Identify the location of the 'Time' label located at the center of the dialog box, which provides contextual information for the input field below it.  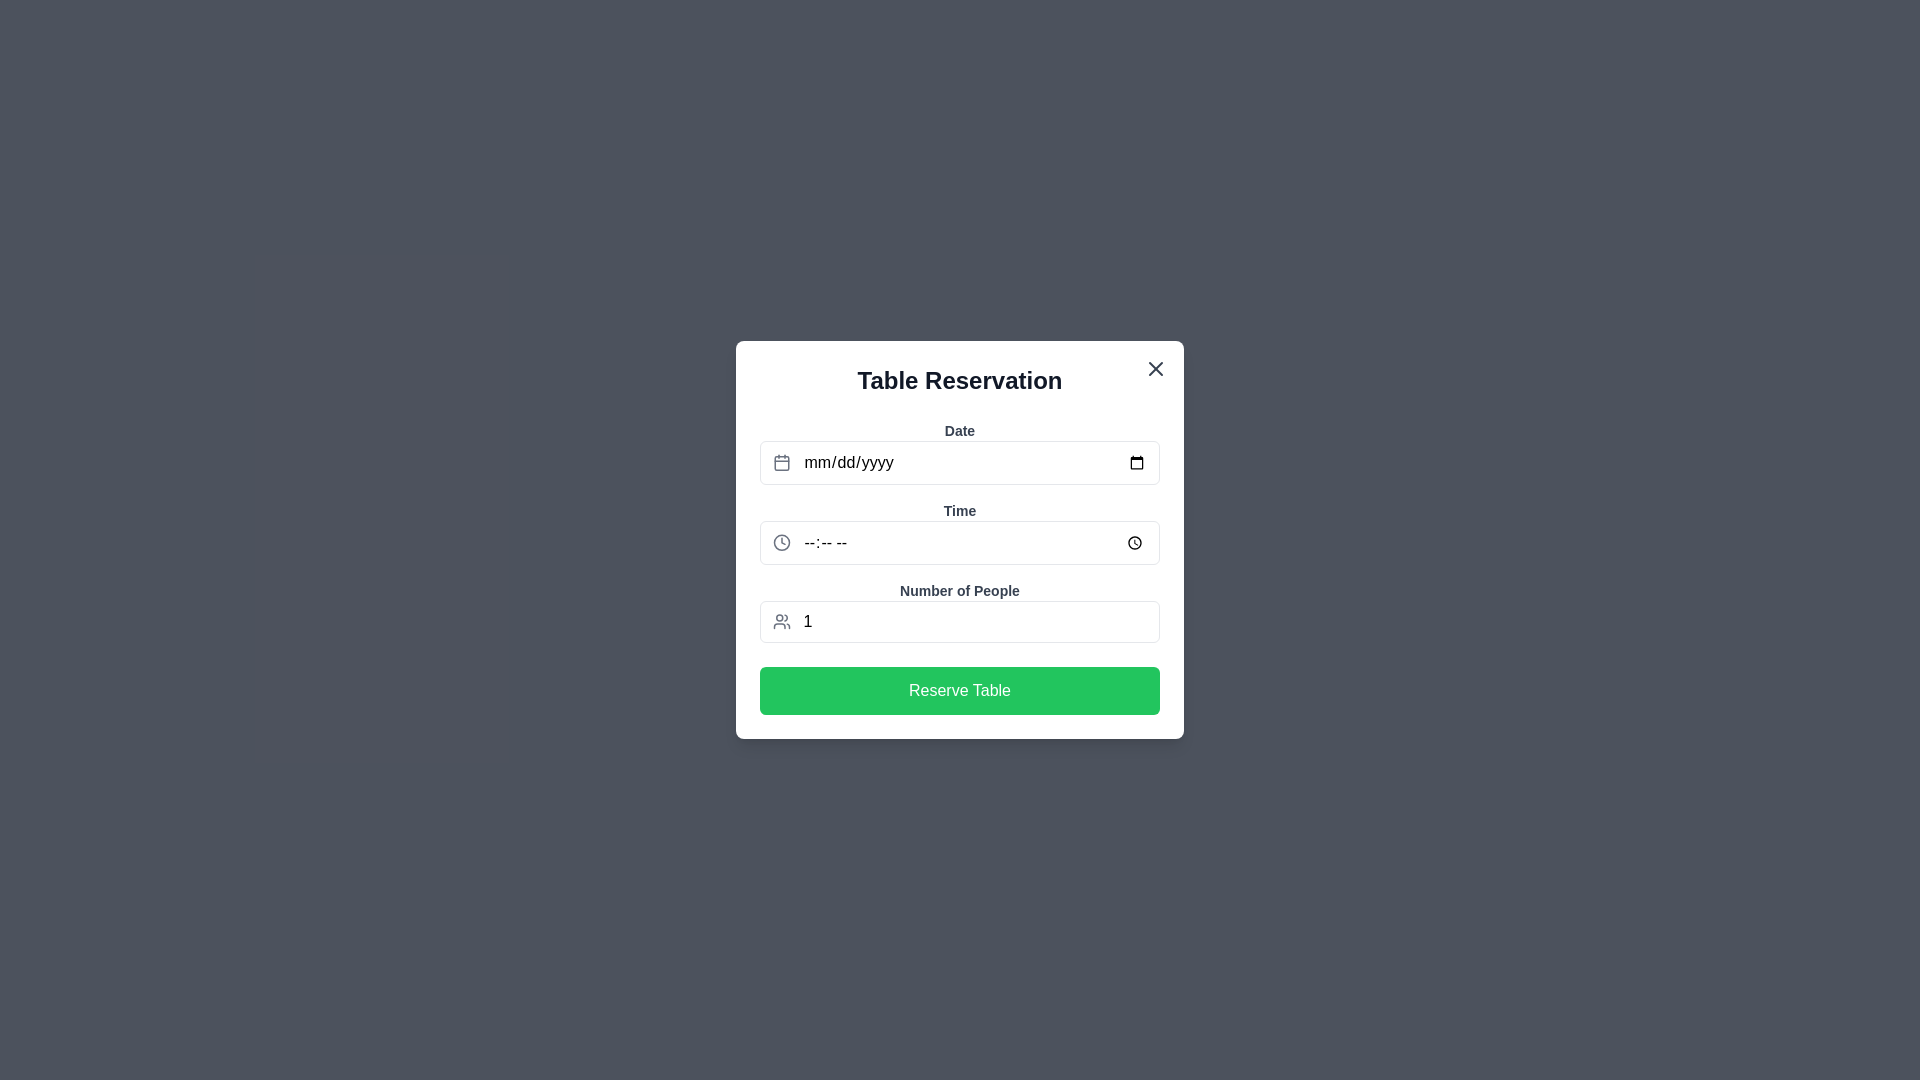
(960, 509).